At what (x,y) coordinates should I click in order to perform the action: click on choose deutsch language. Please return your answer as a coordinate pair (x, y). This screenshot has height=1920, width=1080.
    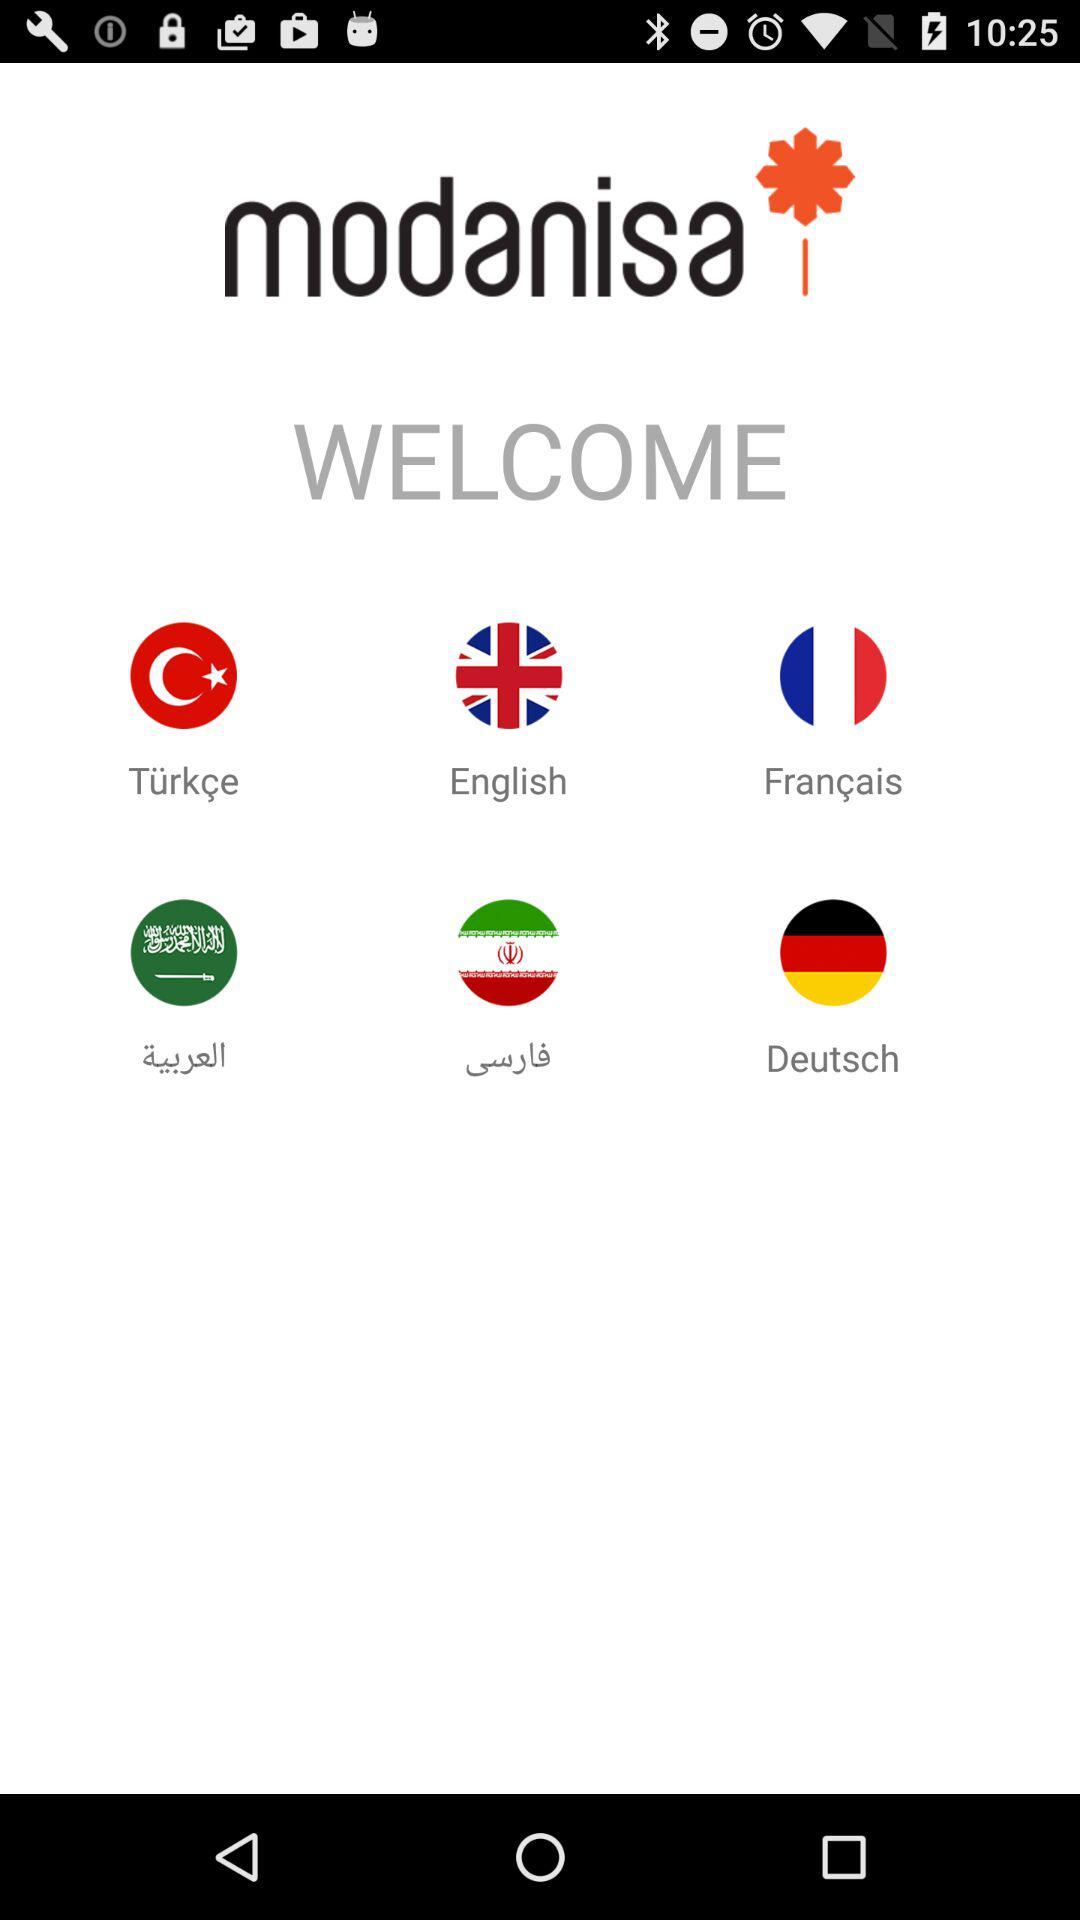
    Looking at the image, I should click on (833, 951).